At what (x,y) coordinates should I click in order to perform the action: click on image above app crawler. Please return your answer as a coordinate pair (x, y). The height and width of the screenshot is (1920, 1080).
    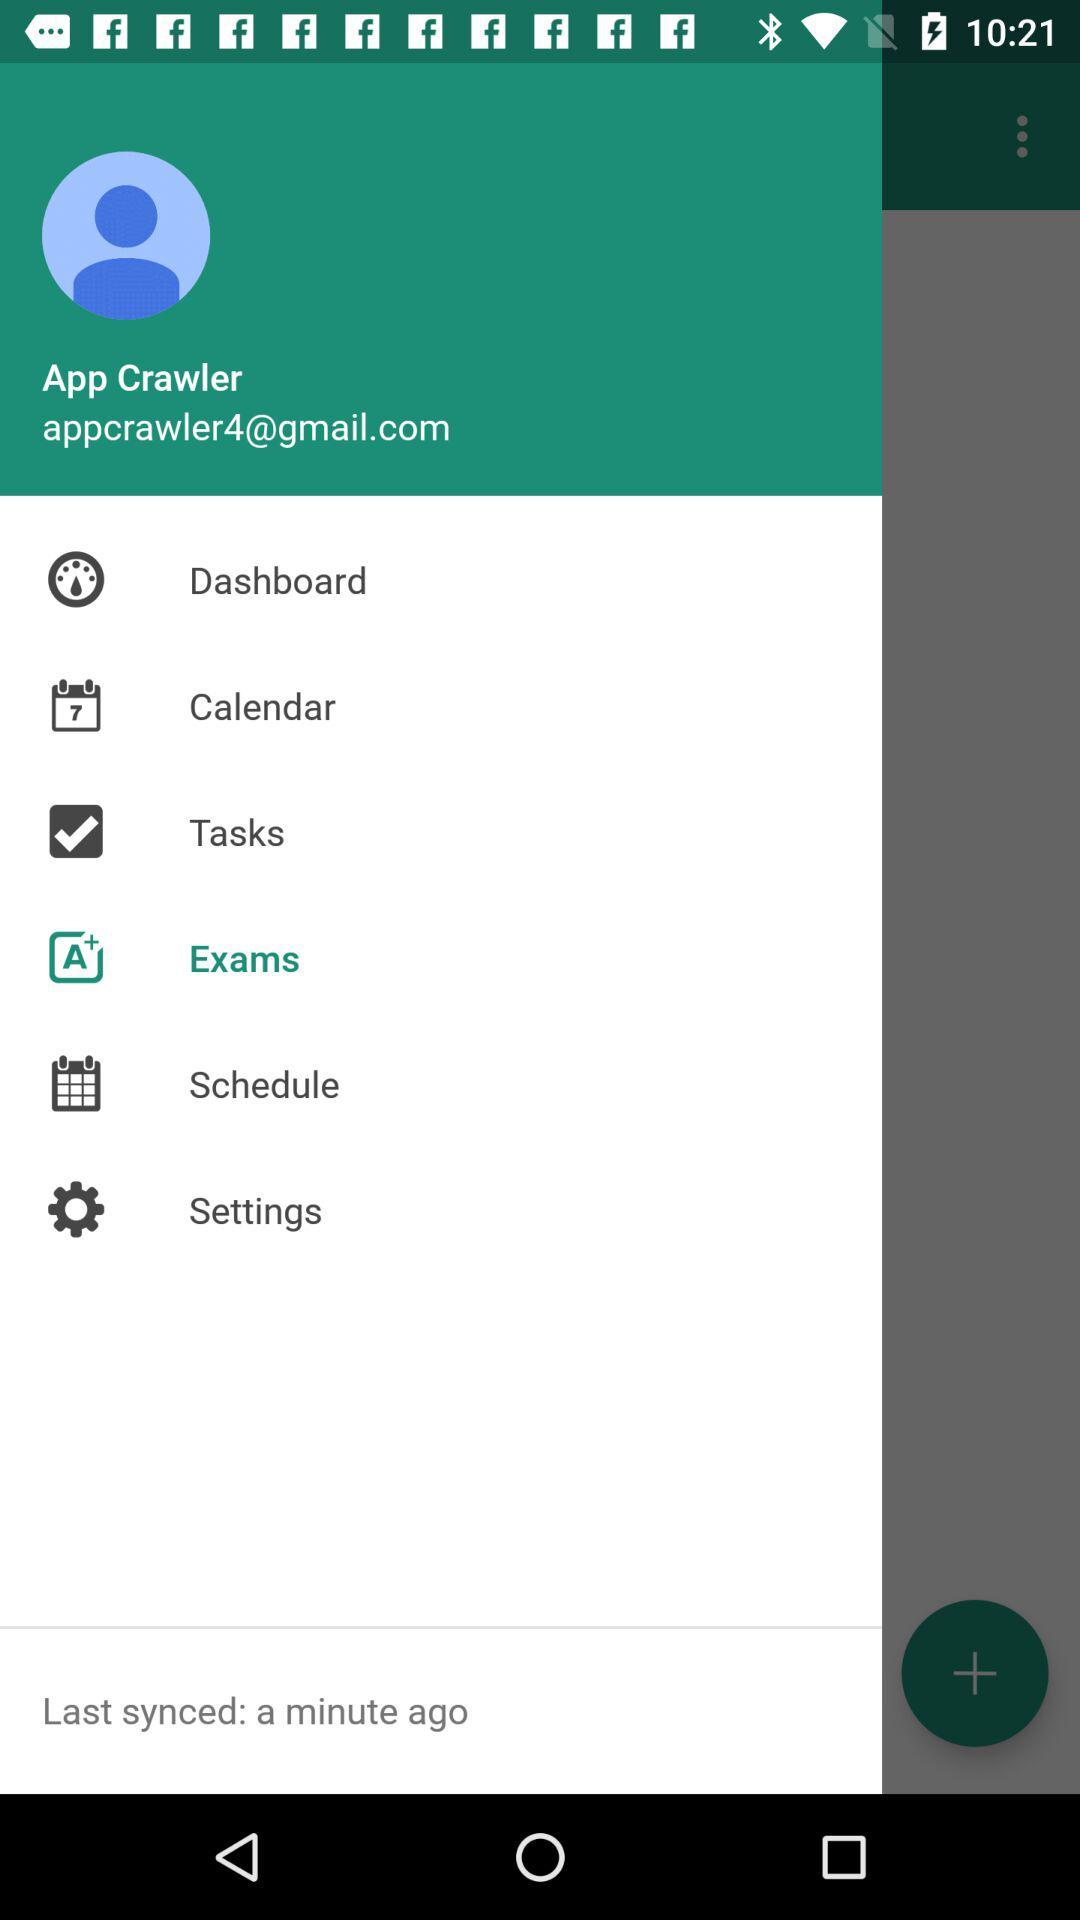
    Looking at the image, I should click on (126, 235).